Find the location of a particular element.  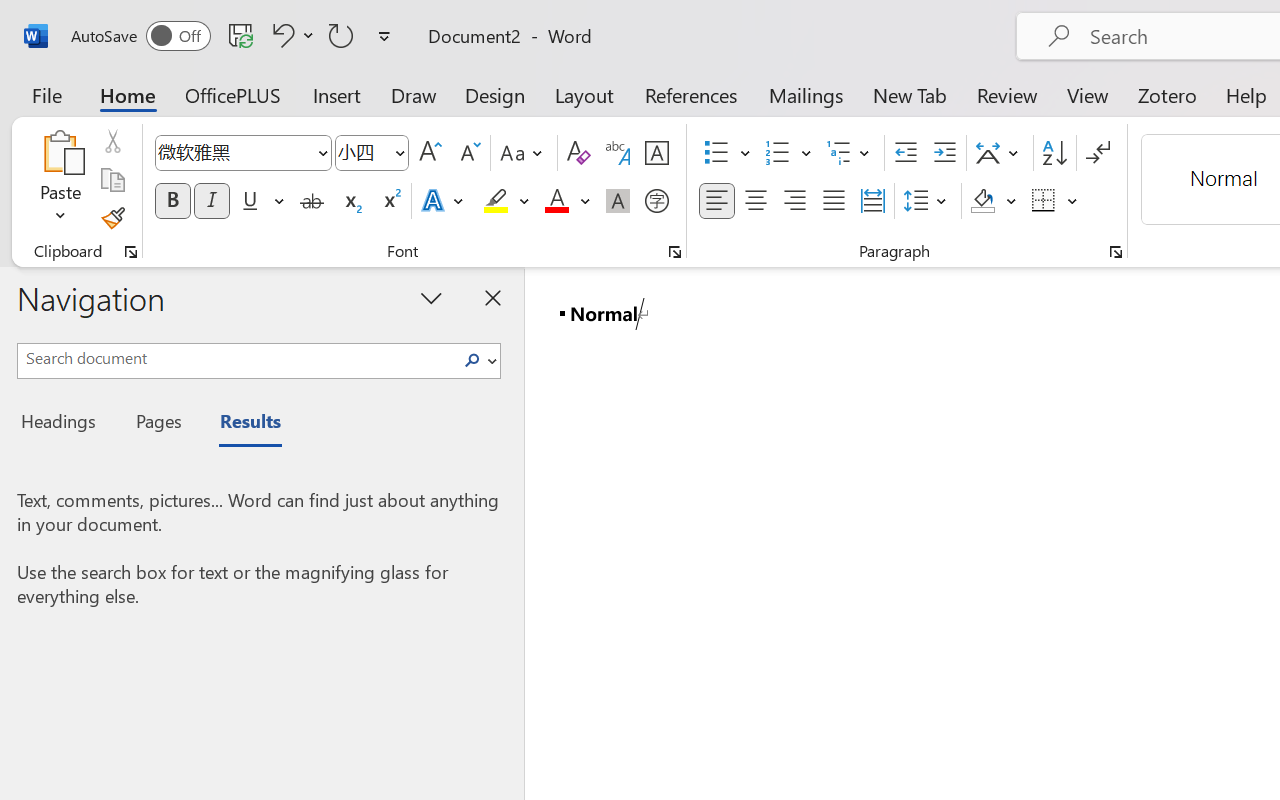

'Search document' is located at coordinates (237, 358).